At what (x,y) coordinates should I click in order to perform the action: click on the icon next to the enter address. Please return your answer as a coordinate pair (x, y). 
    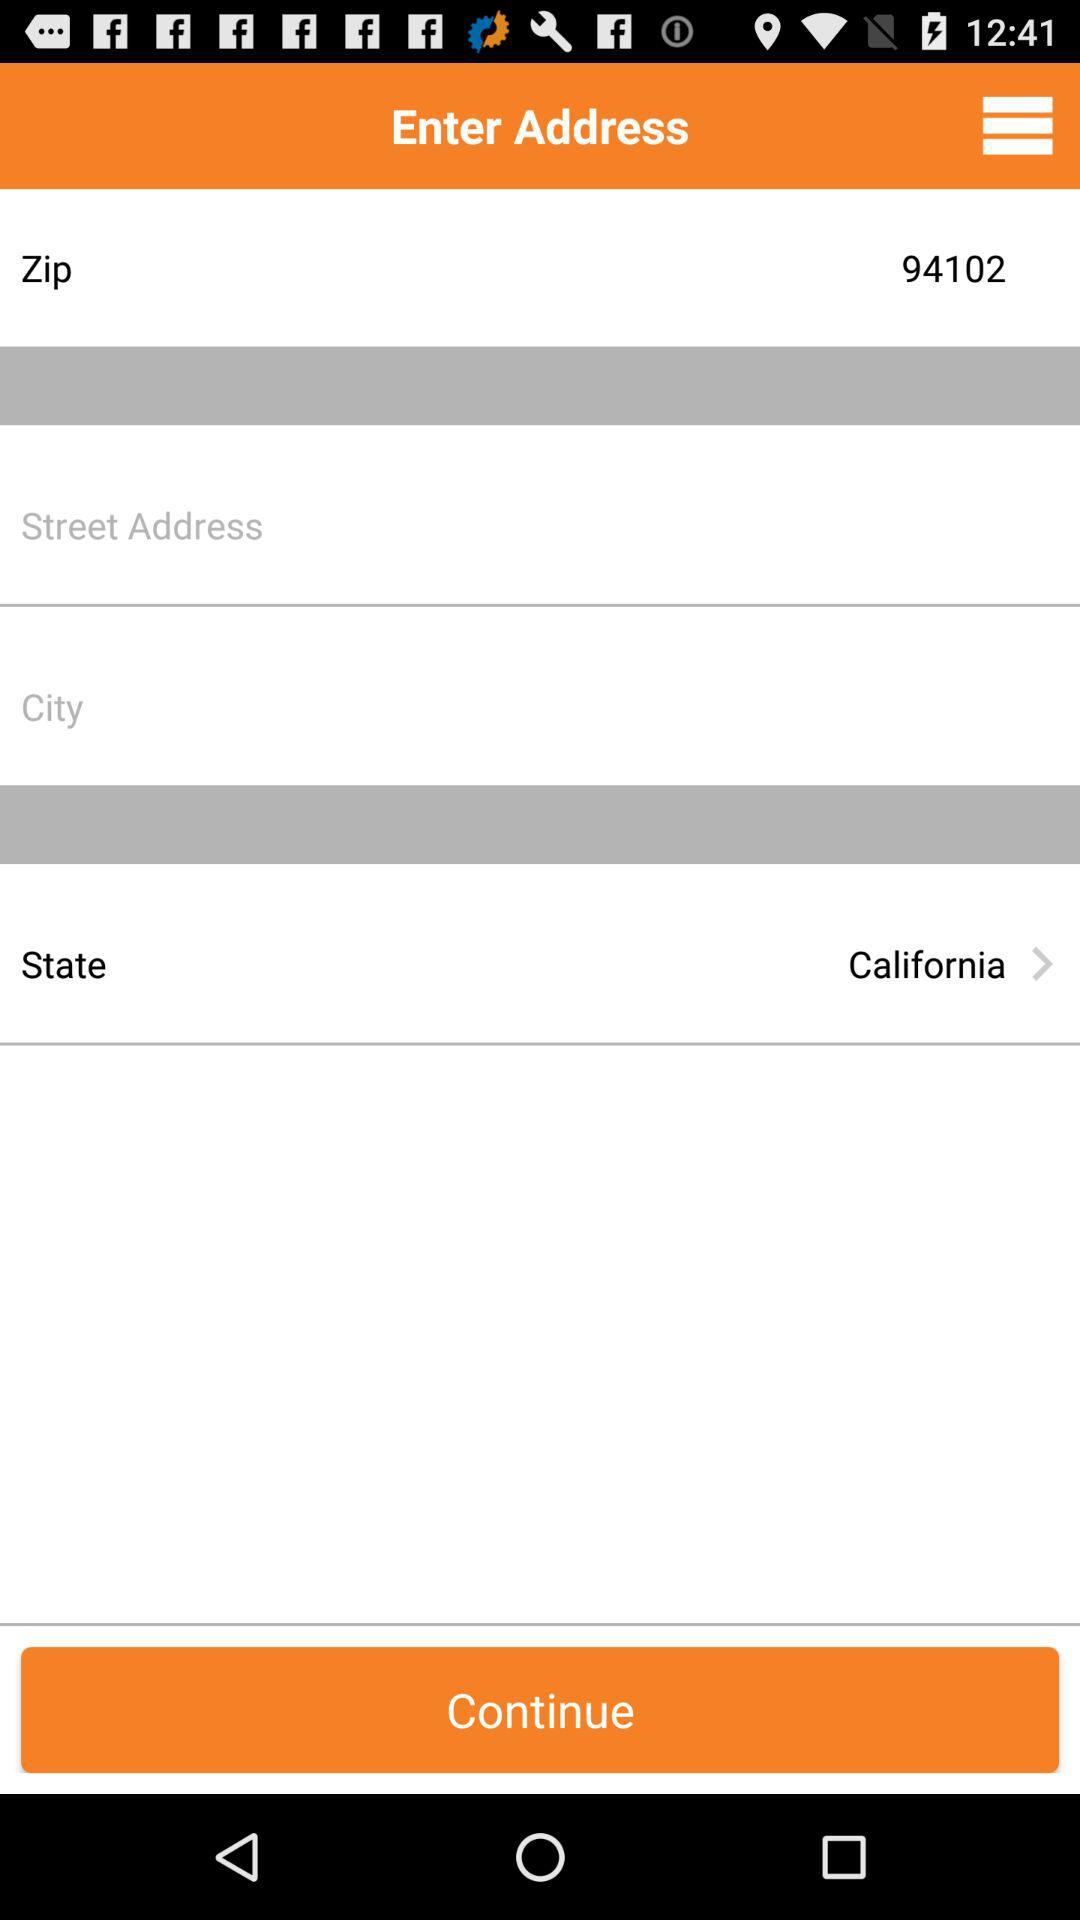
    Looking at the image, I should click on (1017, 124).